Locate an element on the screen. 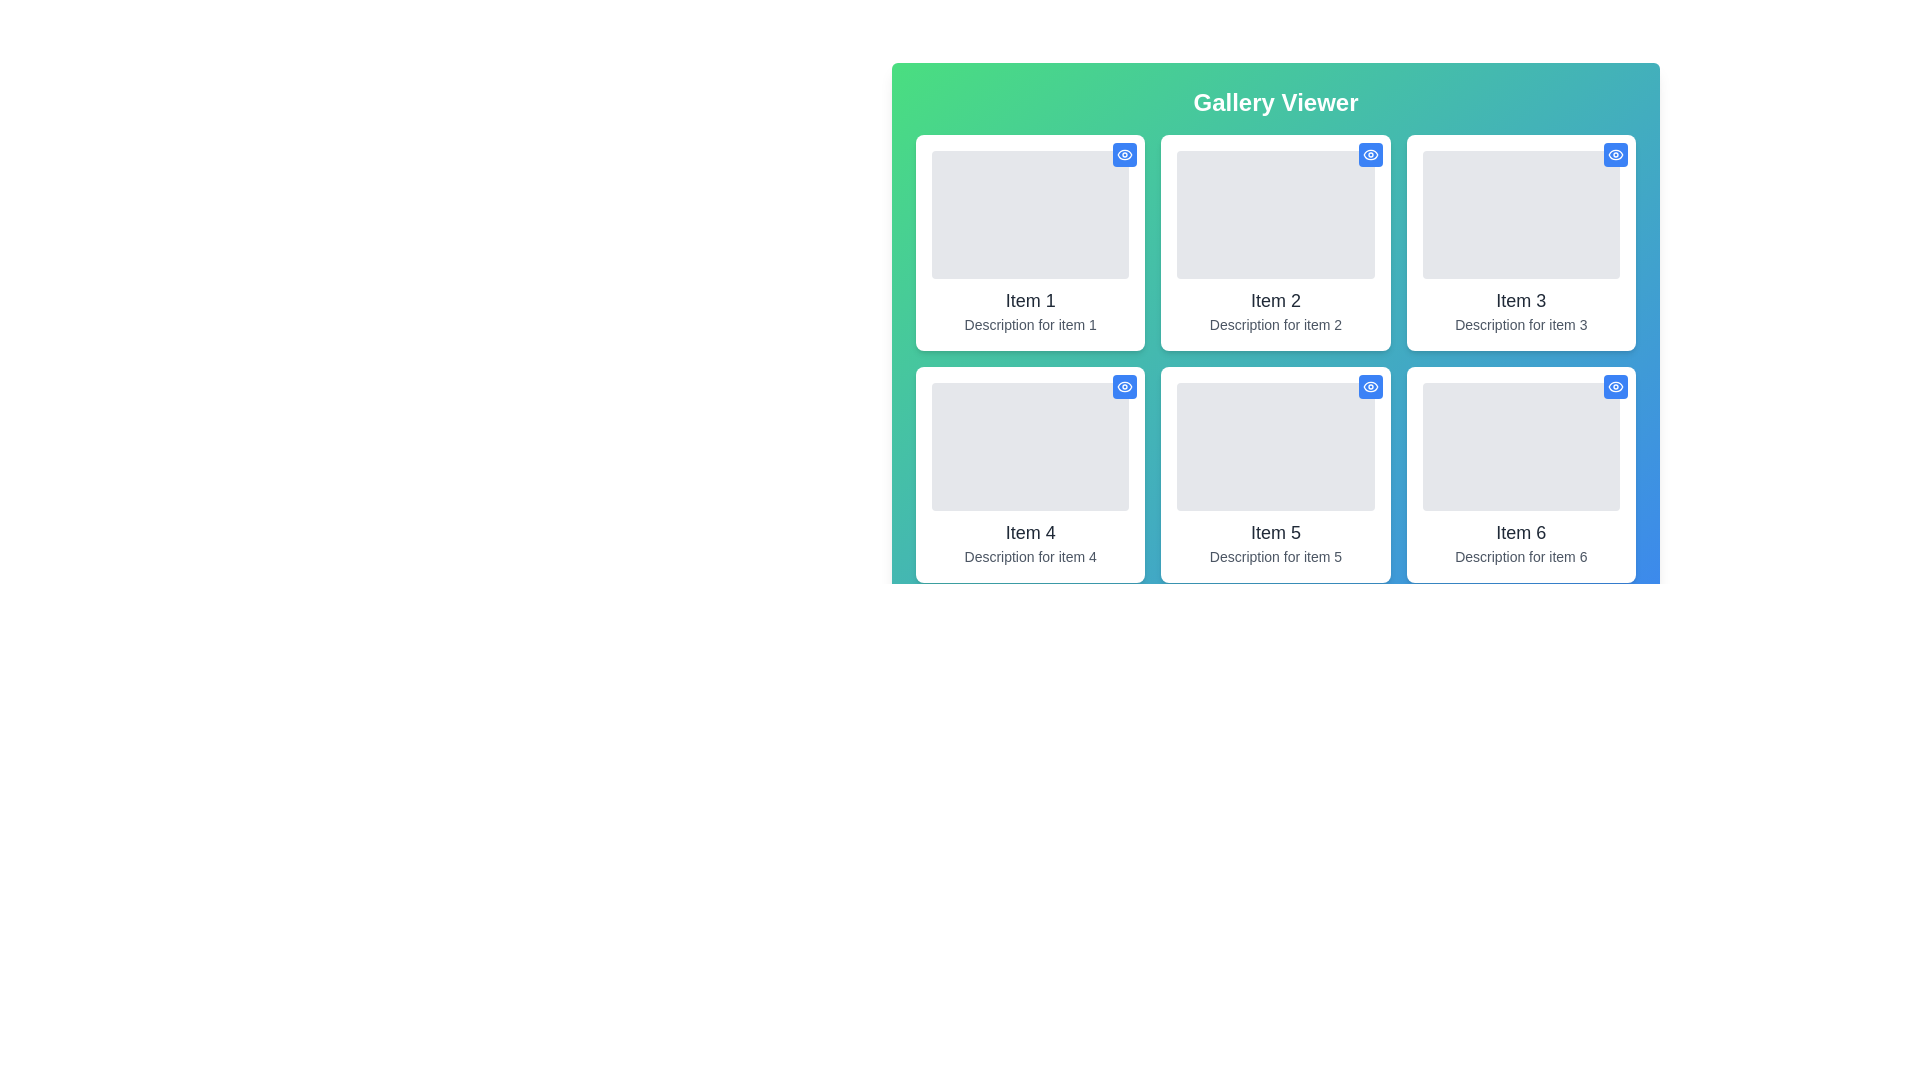  the static text label that describes the item represented by the card labeled 'Item 1' in the top-left card of the grid within the 'Gallery Viewer' is located at coordinates (1030, 323).